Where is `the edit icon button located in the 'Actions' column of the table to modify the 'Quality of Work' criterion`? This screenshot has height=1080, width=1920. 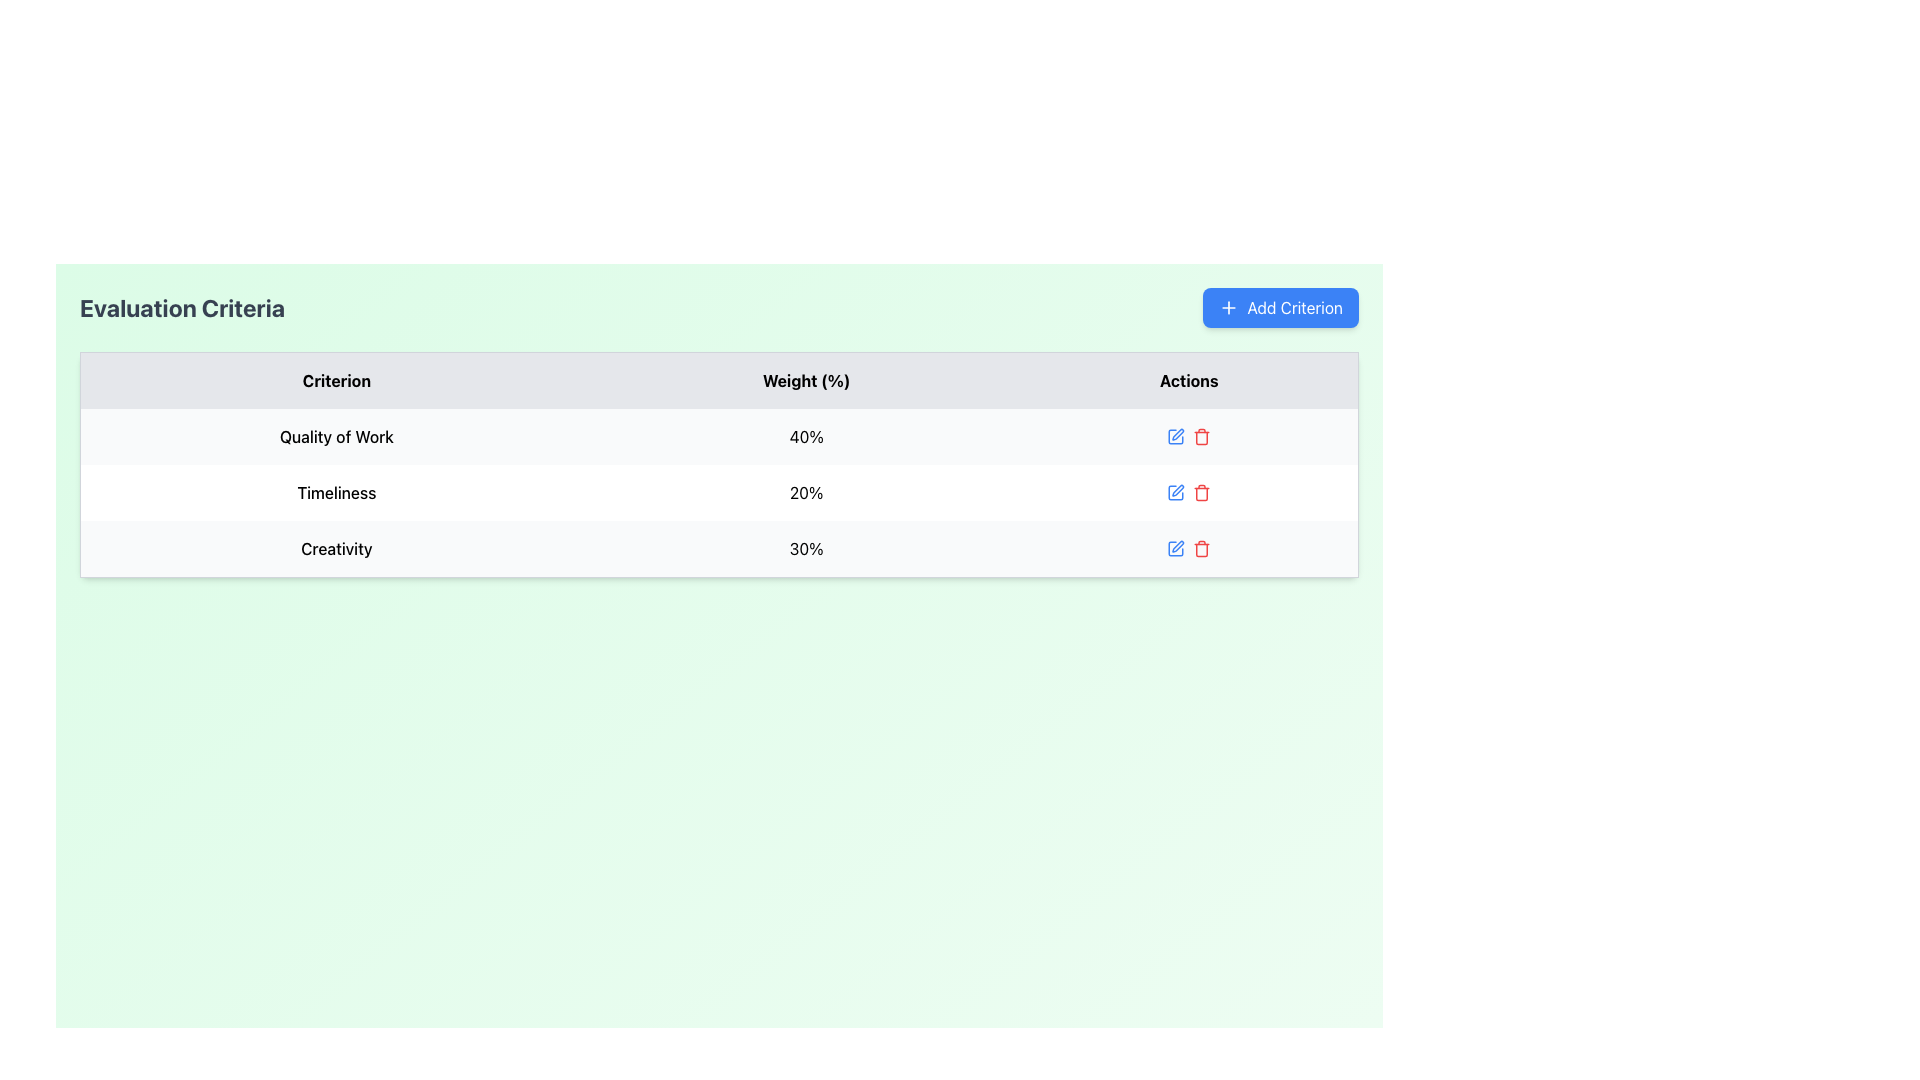 the edit icon button located in the 'Actions' column of the table to modify the 'Quality of Work' criterion is located at coordinates (1176, 435).